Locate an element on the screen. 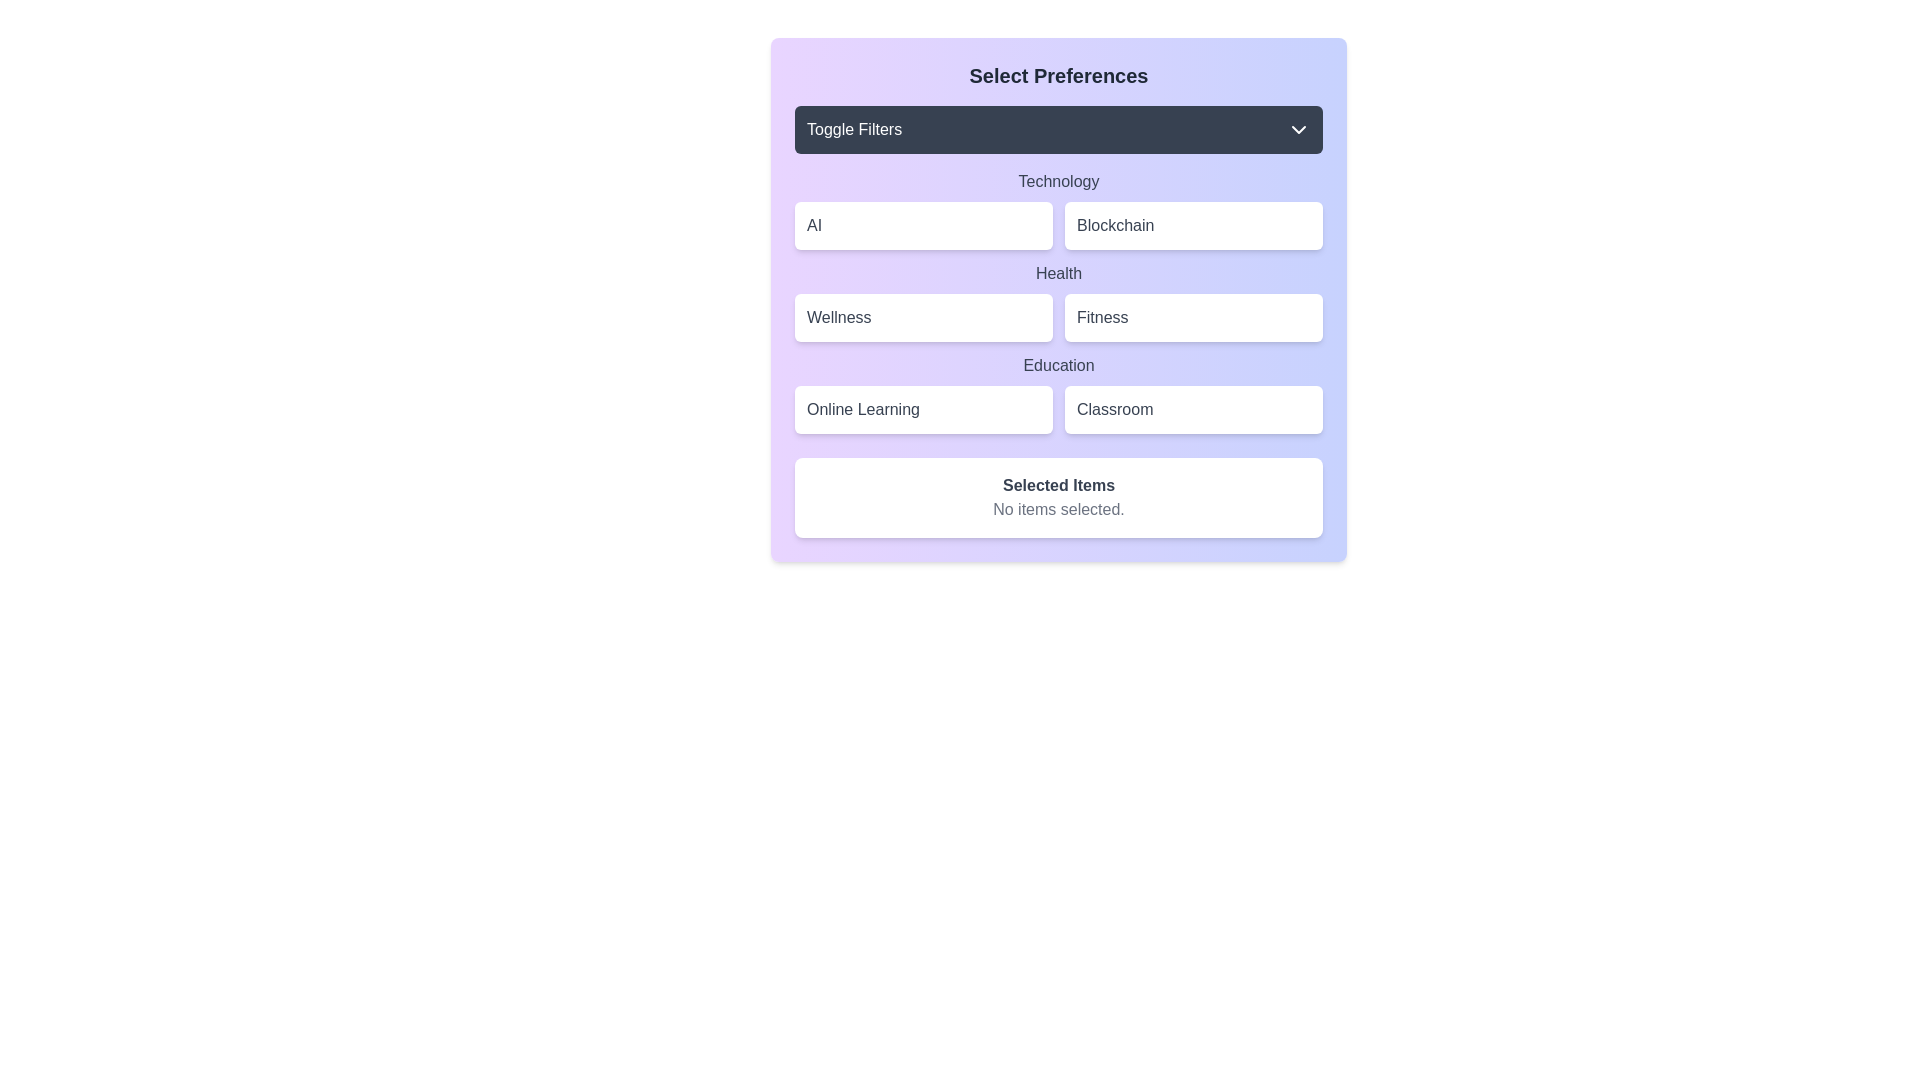 The width and height of the screenshot is (1920, 1080). the icon located at the far-right corner of the 'Toggle Filters' section is located at coordinates (1299, 130).